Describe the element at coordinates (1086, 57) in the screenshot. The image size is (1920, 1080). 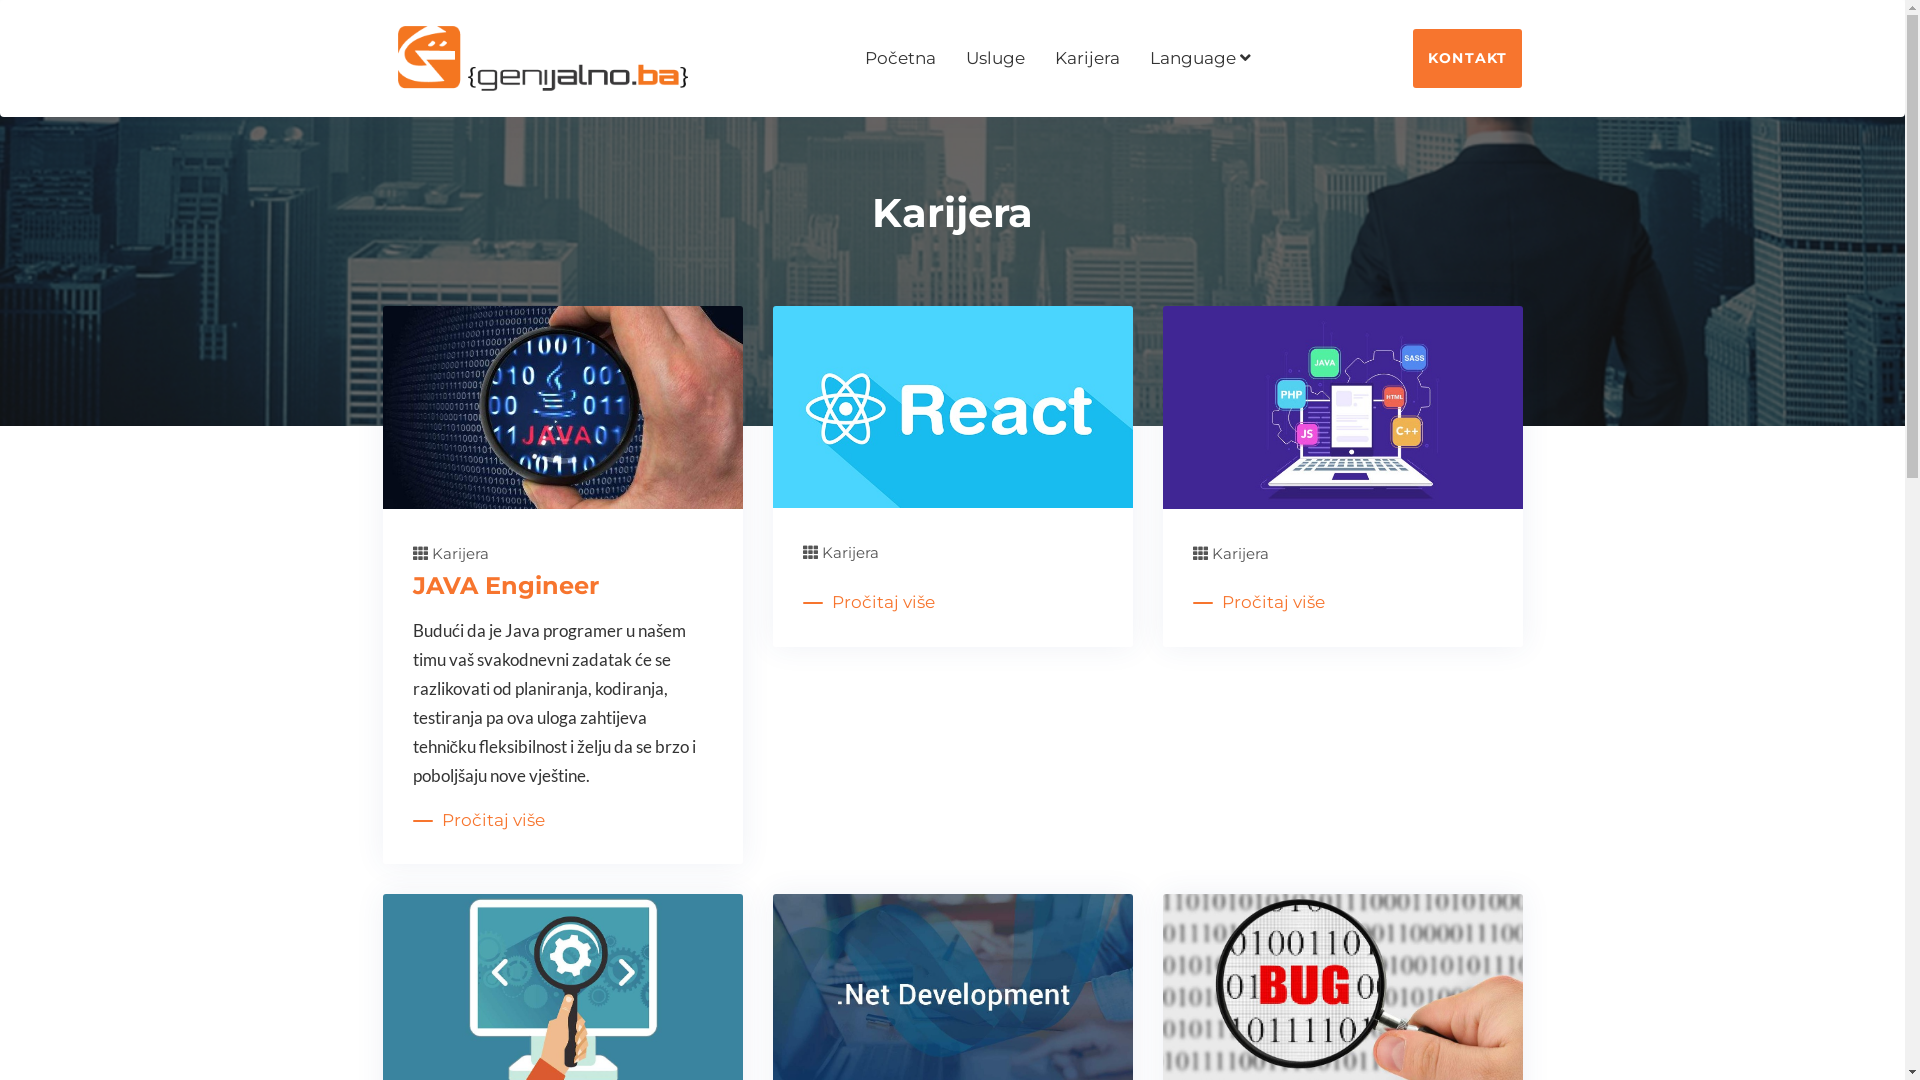
I see `'Karijera'` at that location.